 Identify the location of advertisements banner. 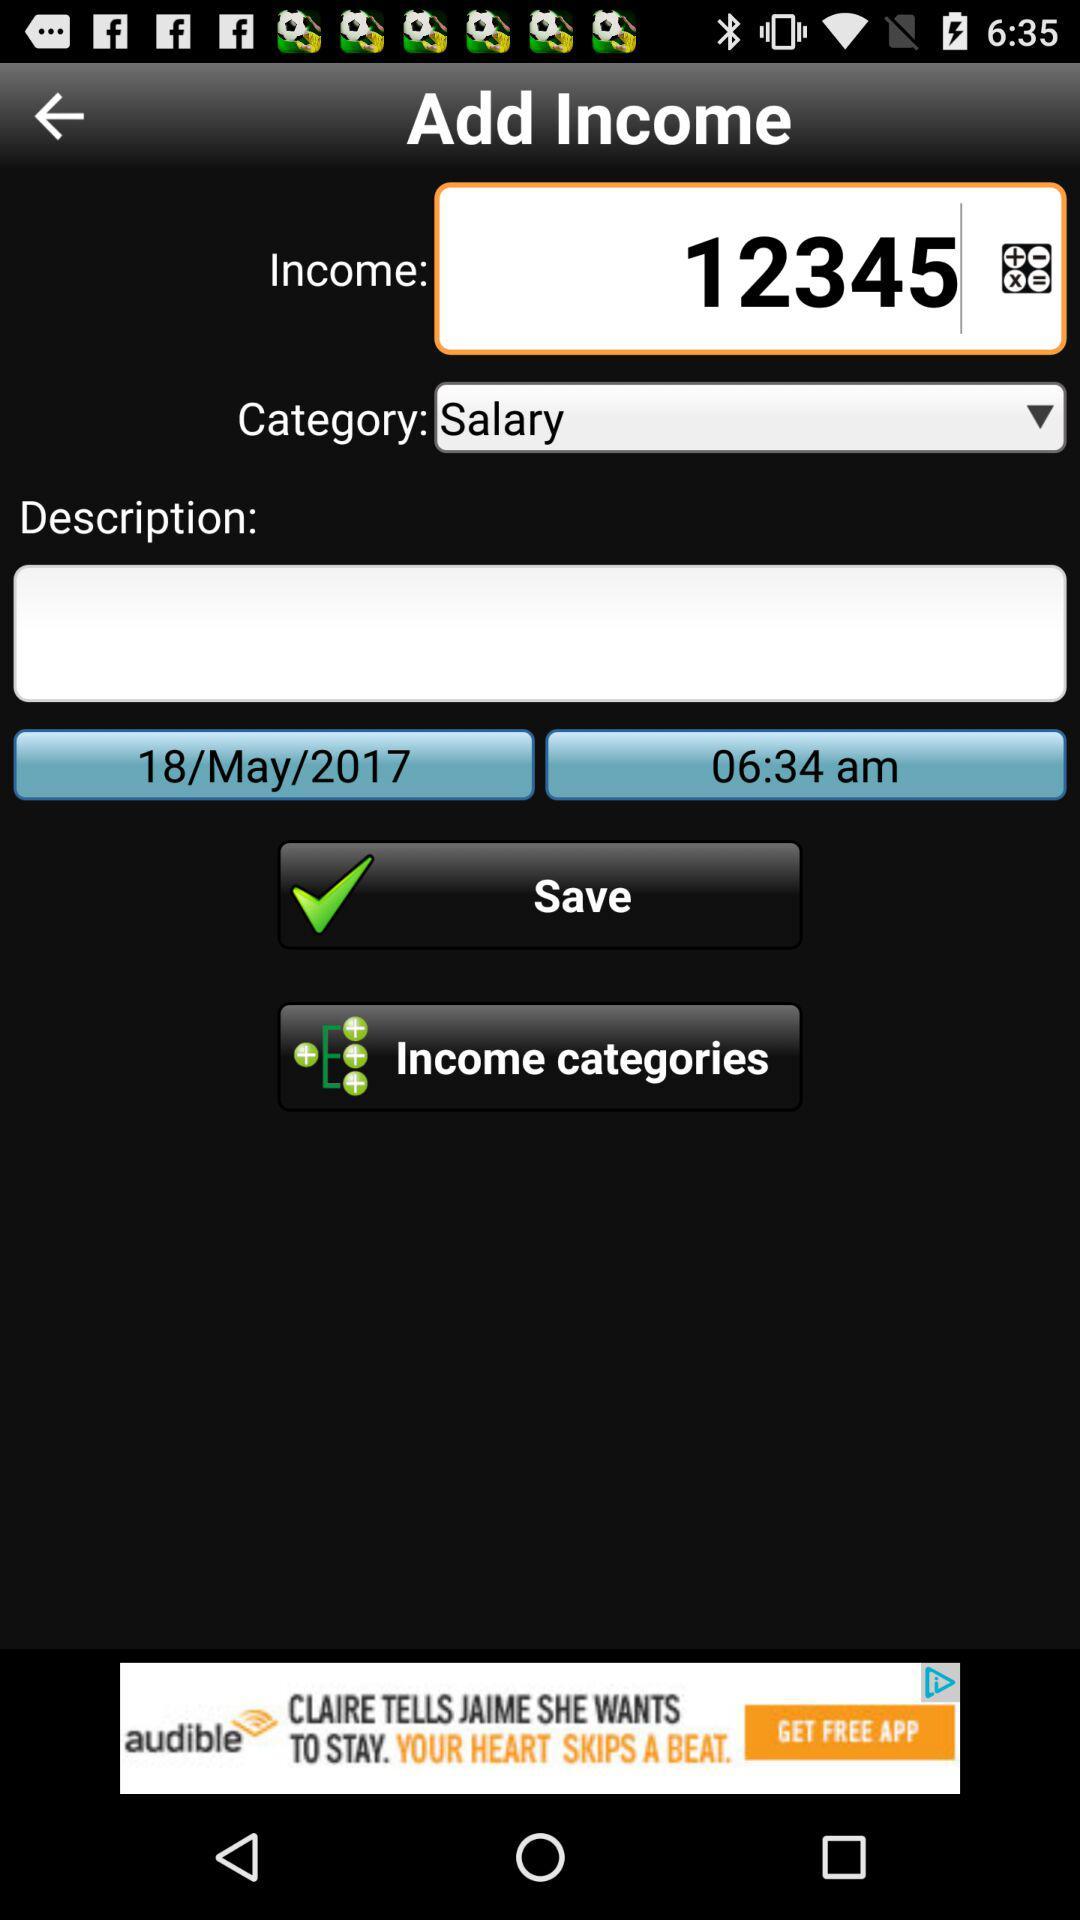
(540, 1727).